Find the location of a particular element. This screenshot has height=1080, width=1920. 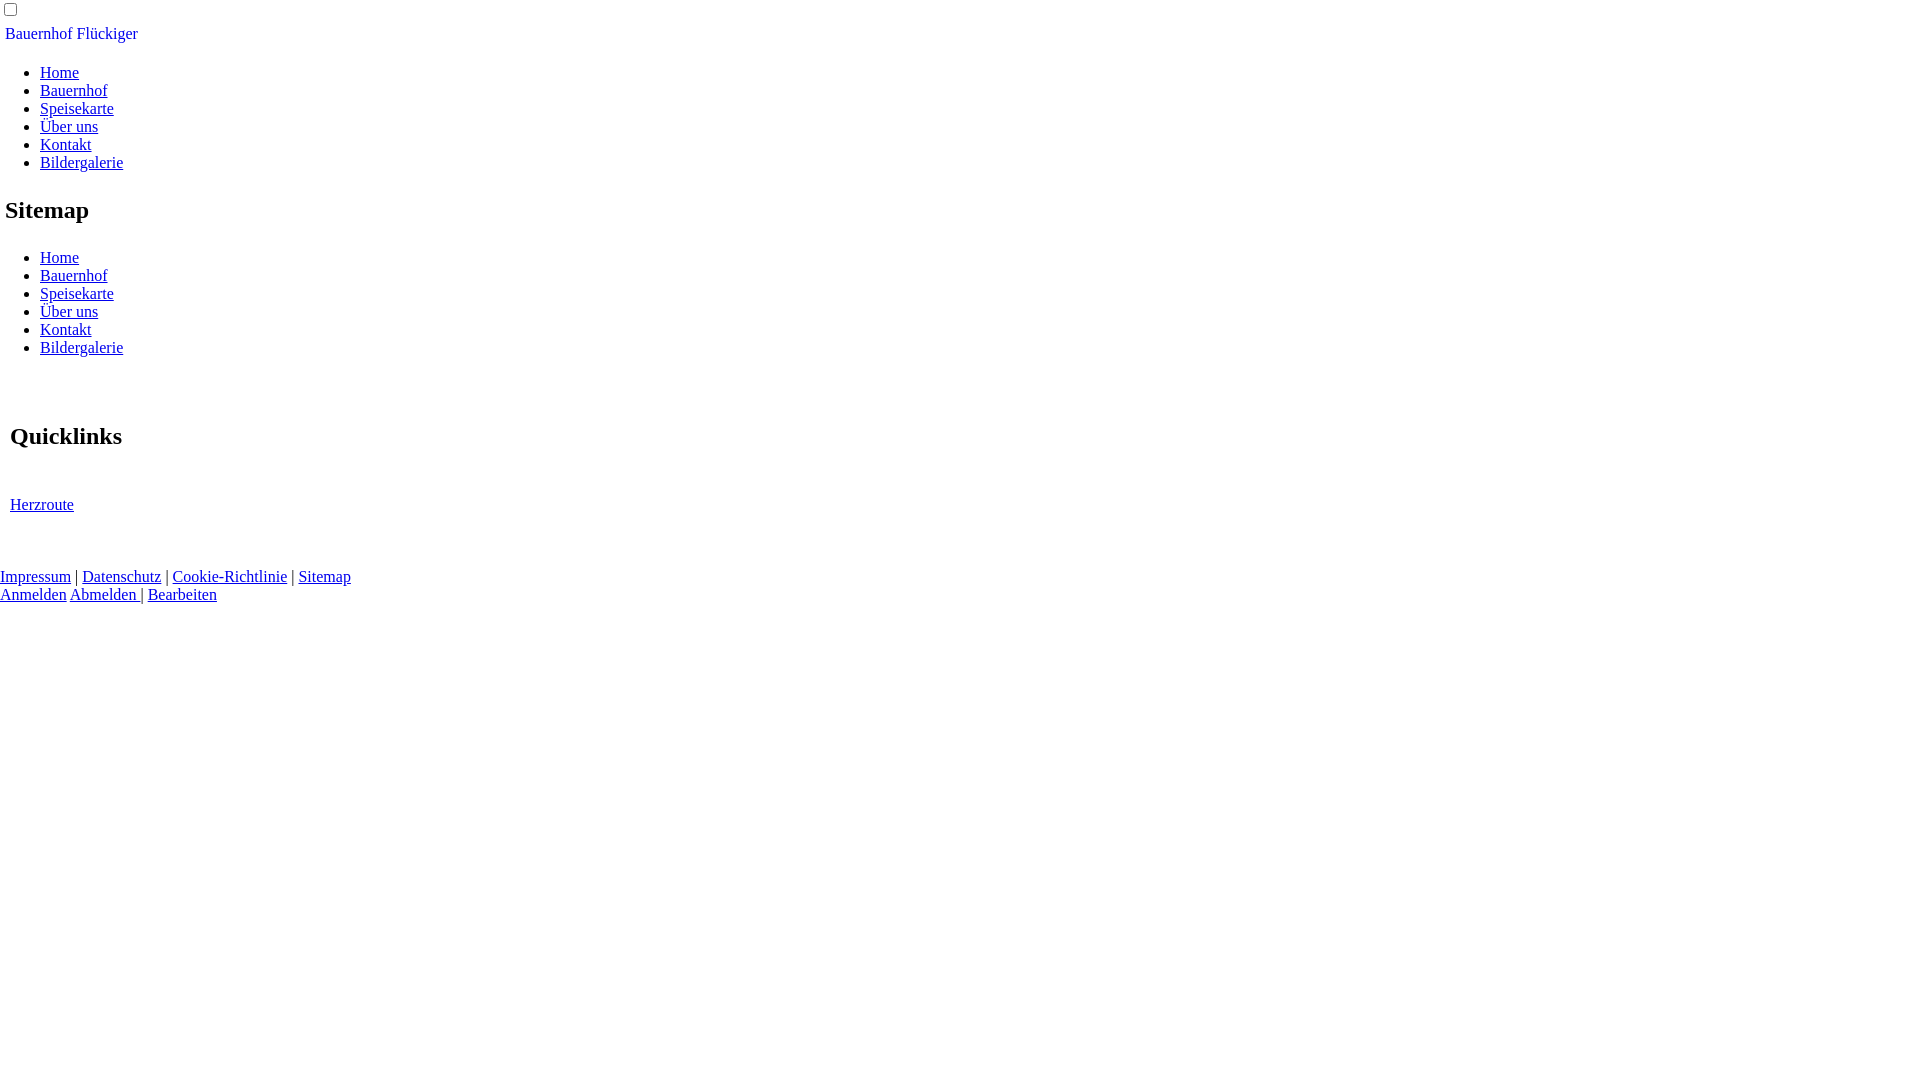

'Abmelden' is located at coordinates (104, 593).